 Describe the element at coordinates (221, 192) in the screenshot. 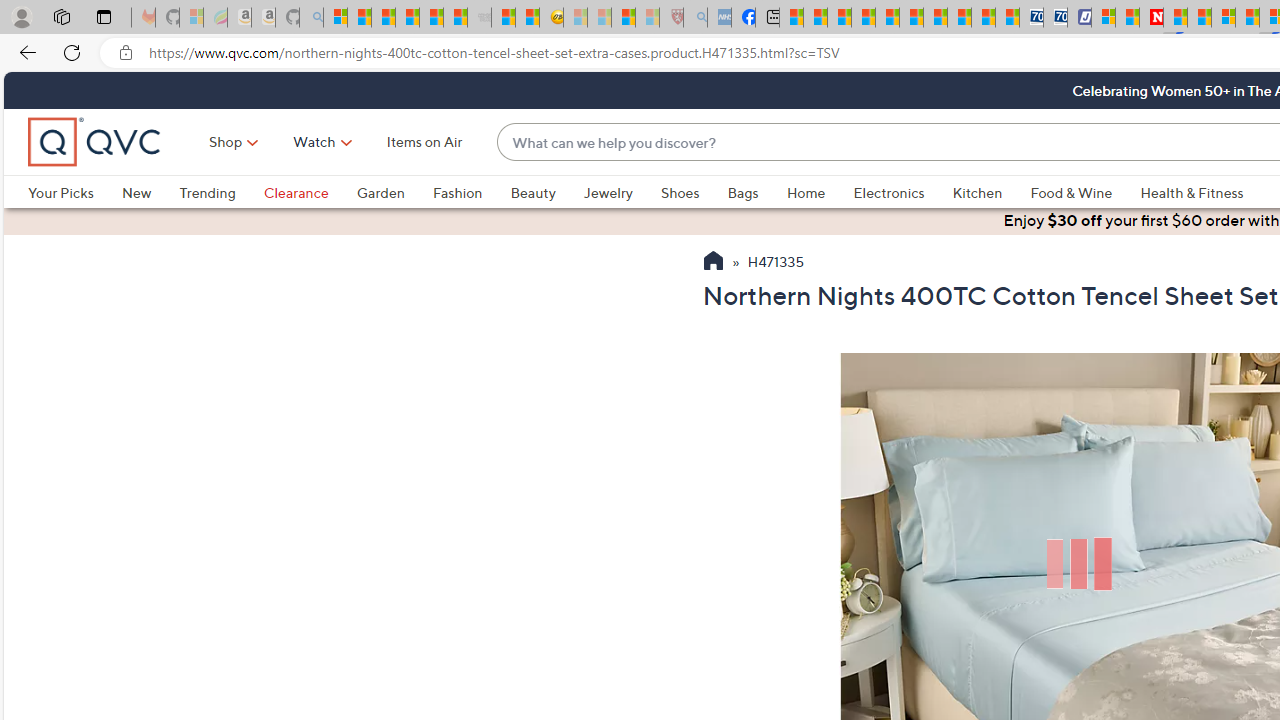

I see `'Trending'` at that location.